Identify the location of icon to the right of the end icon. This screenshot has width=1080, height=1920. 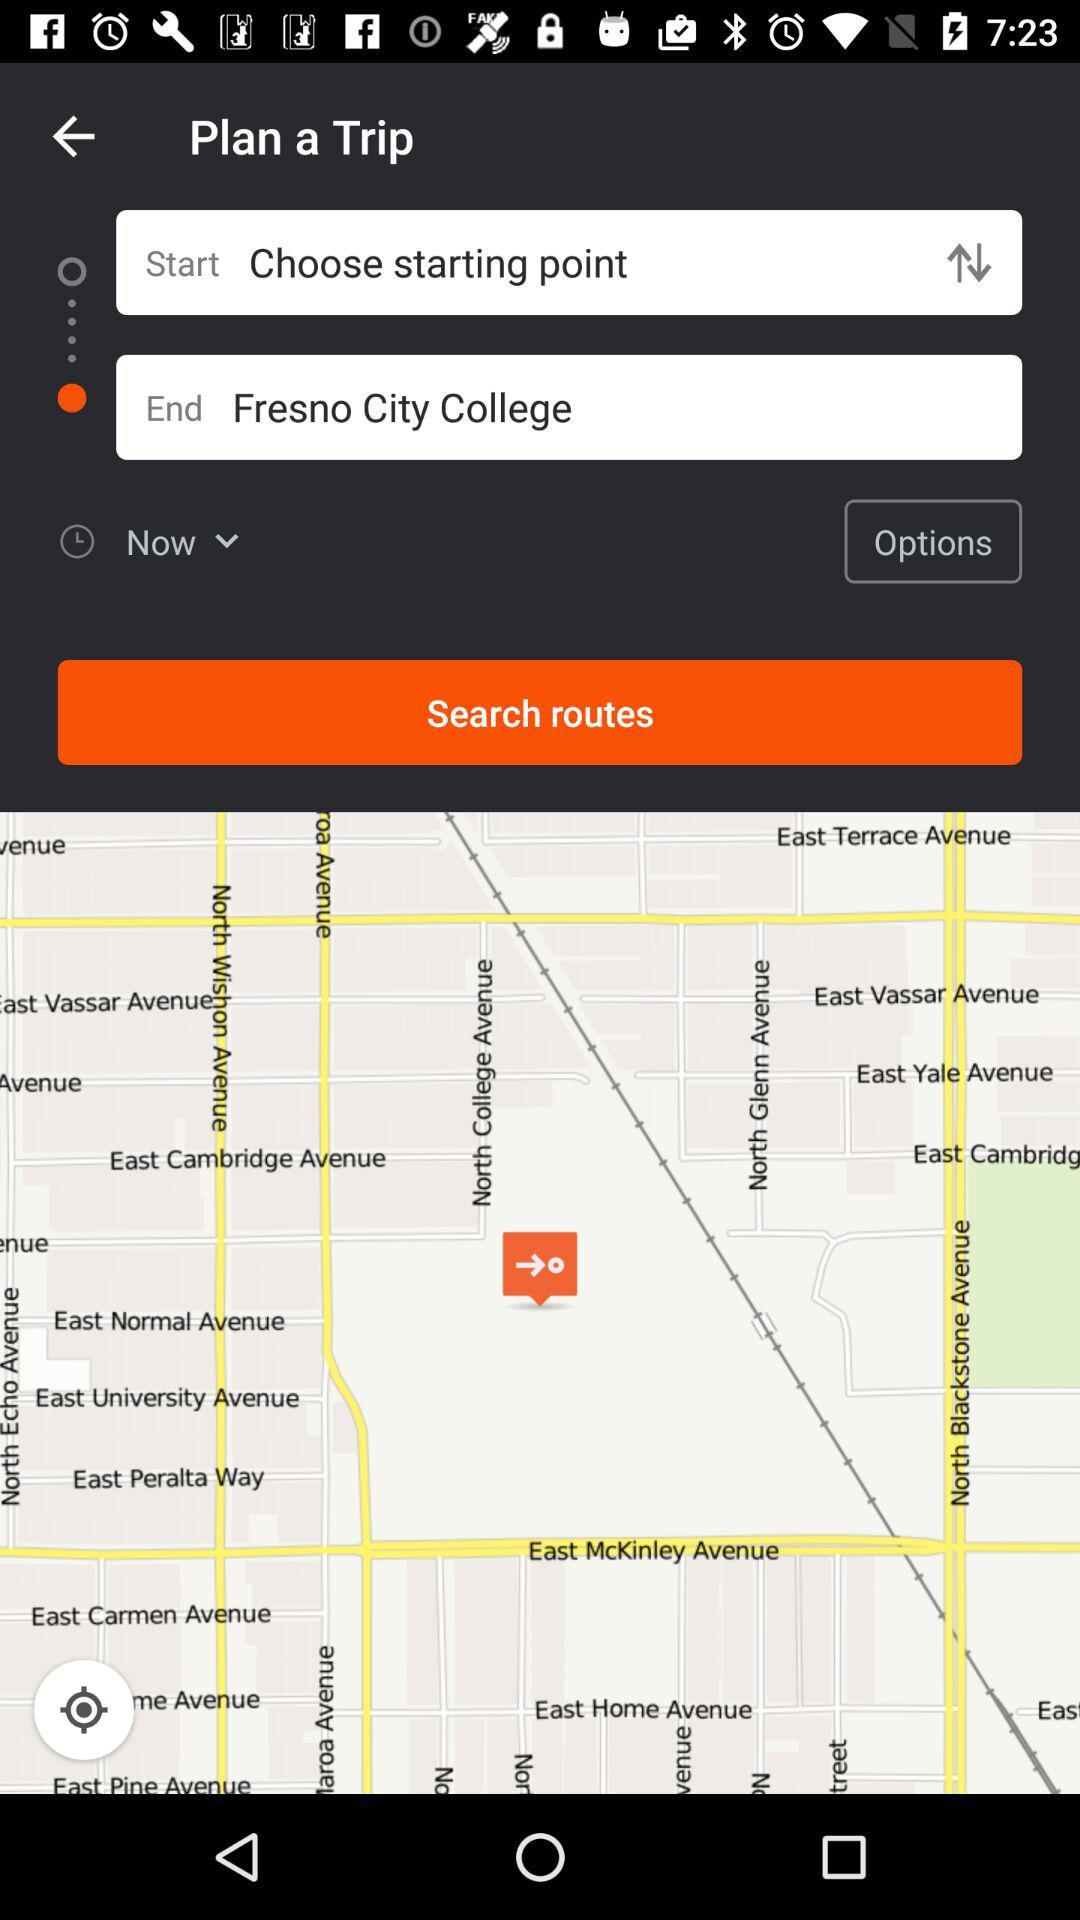
(626, 405).